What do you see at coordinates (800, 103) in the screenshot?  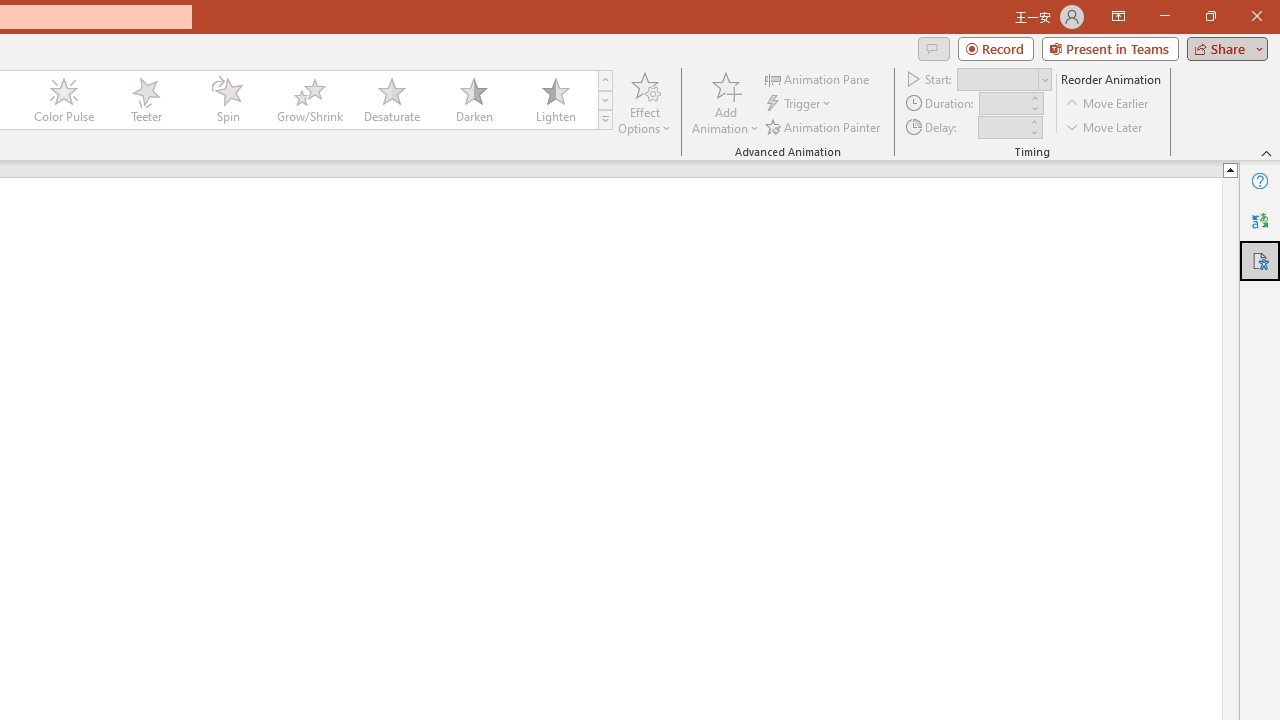 I see `'Trigger'` at bounding box center [800, 103].